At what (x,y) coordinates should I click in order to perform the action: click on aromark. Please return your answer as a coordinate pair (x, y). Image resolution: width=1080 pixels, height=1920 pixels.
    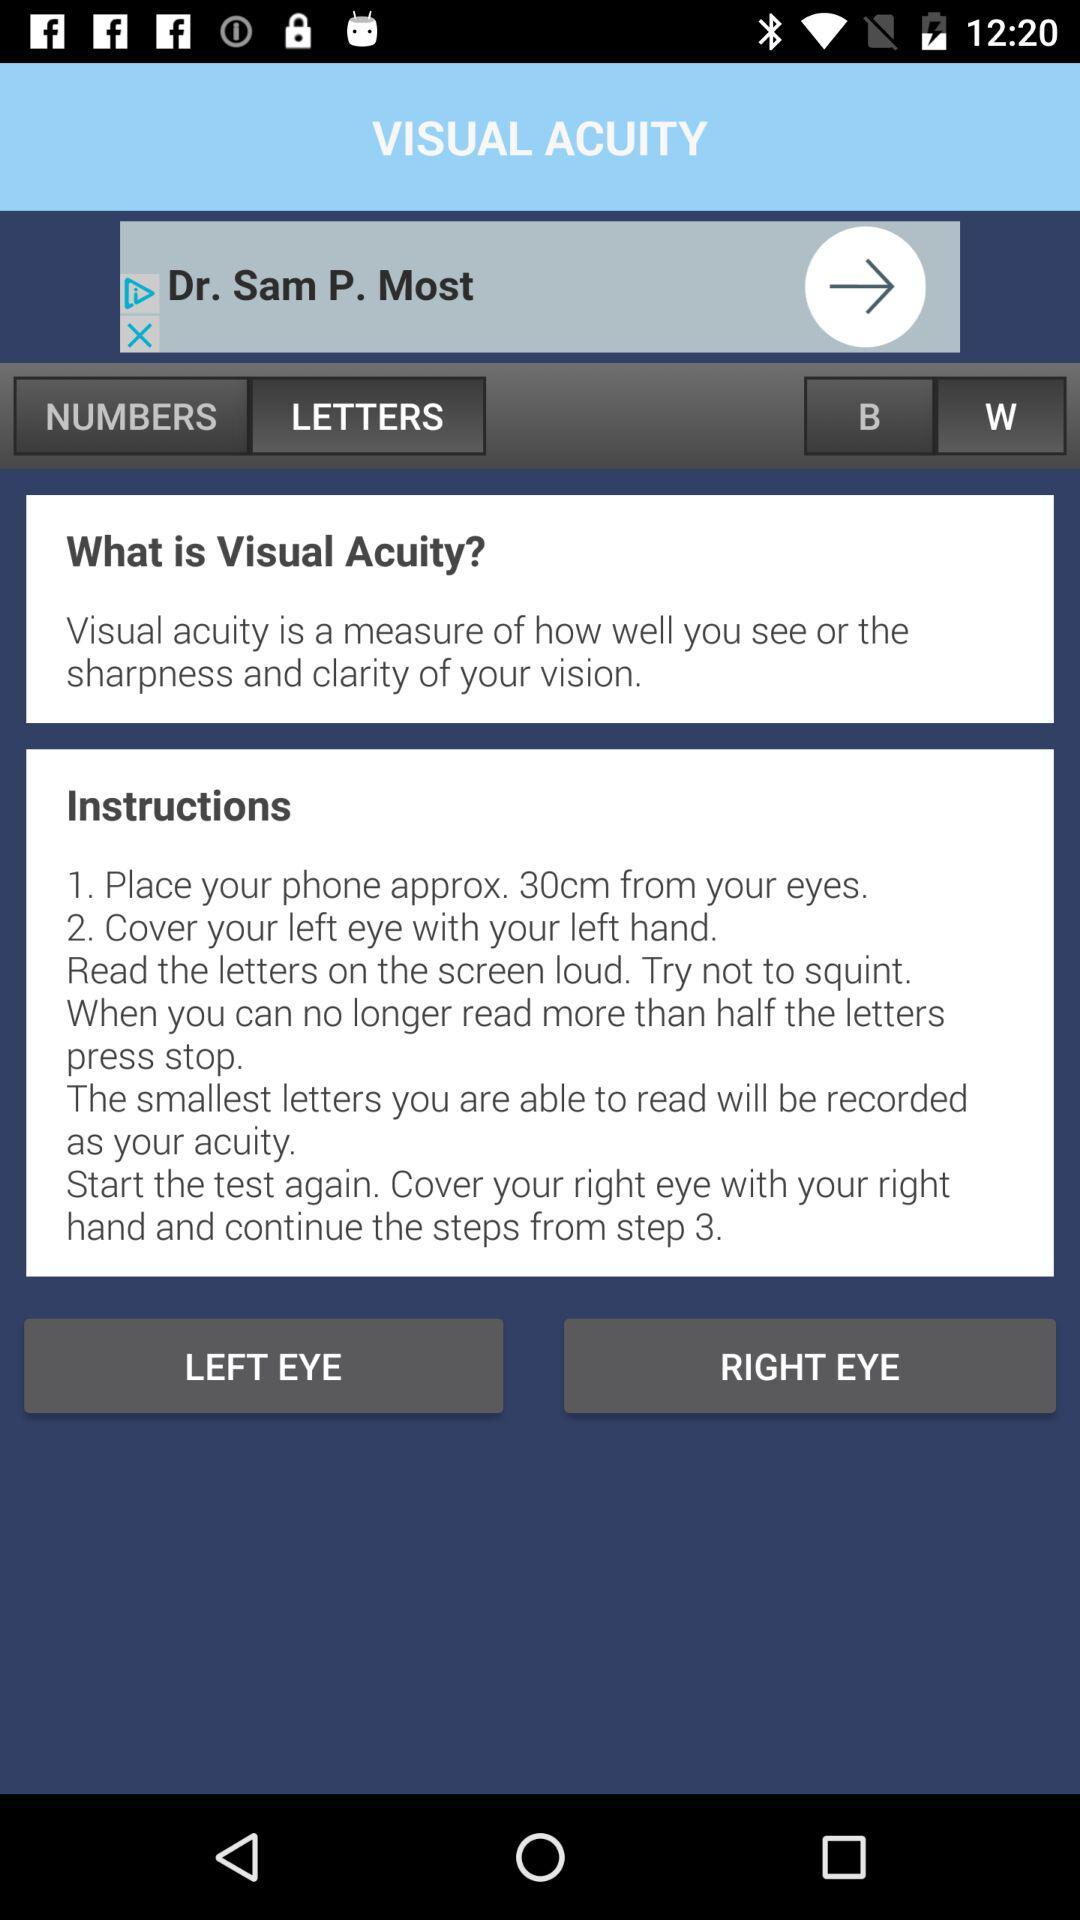
    Looking at the image, I should click on (540, 285).